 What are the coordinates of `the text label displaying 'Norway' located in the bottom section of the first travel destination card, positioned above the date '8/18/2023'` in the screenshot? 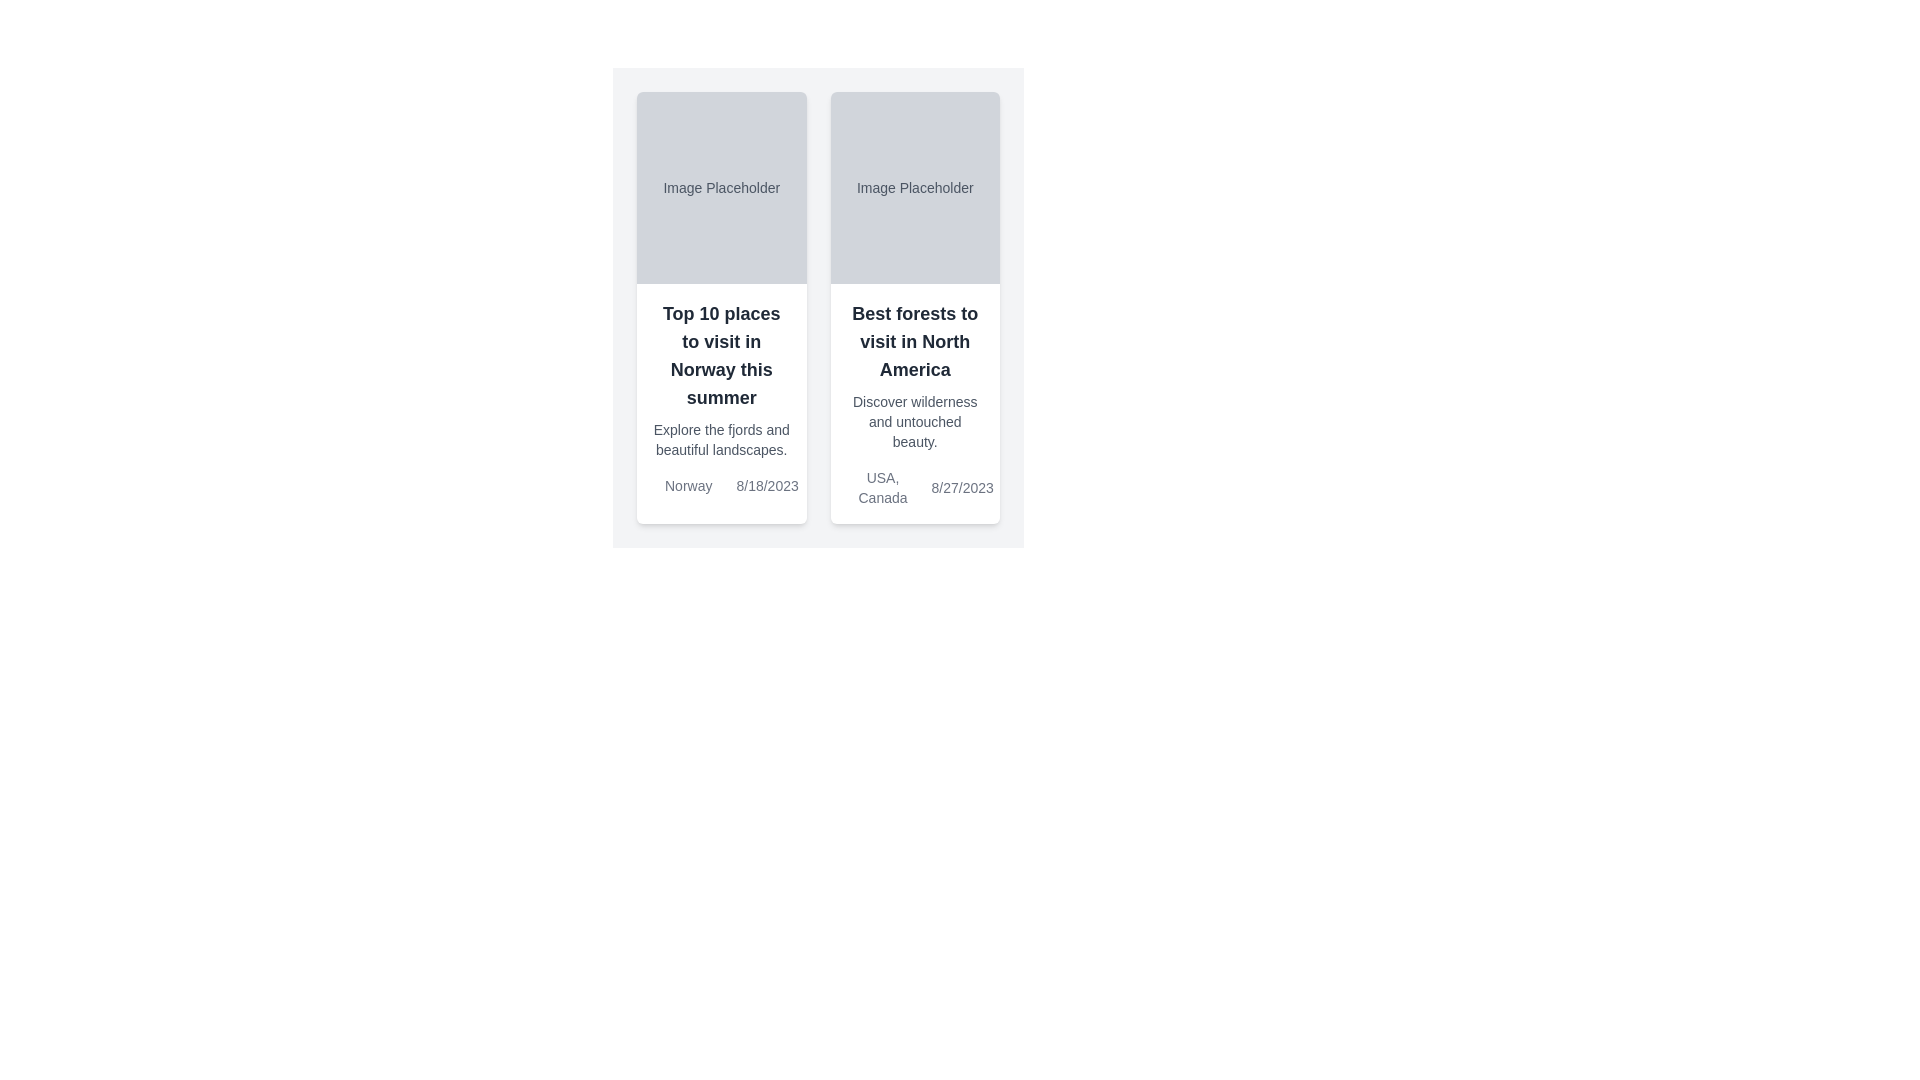 It's located at (688, 486).